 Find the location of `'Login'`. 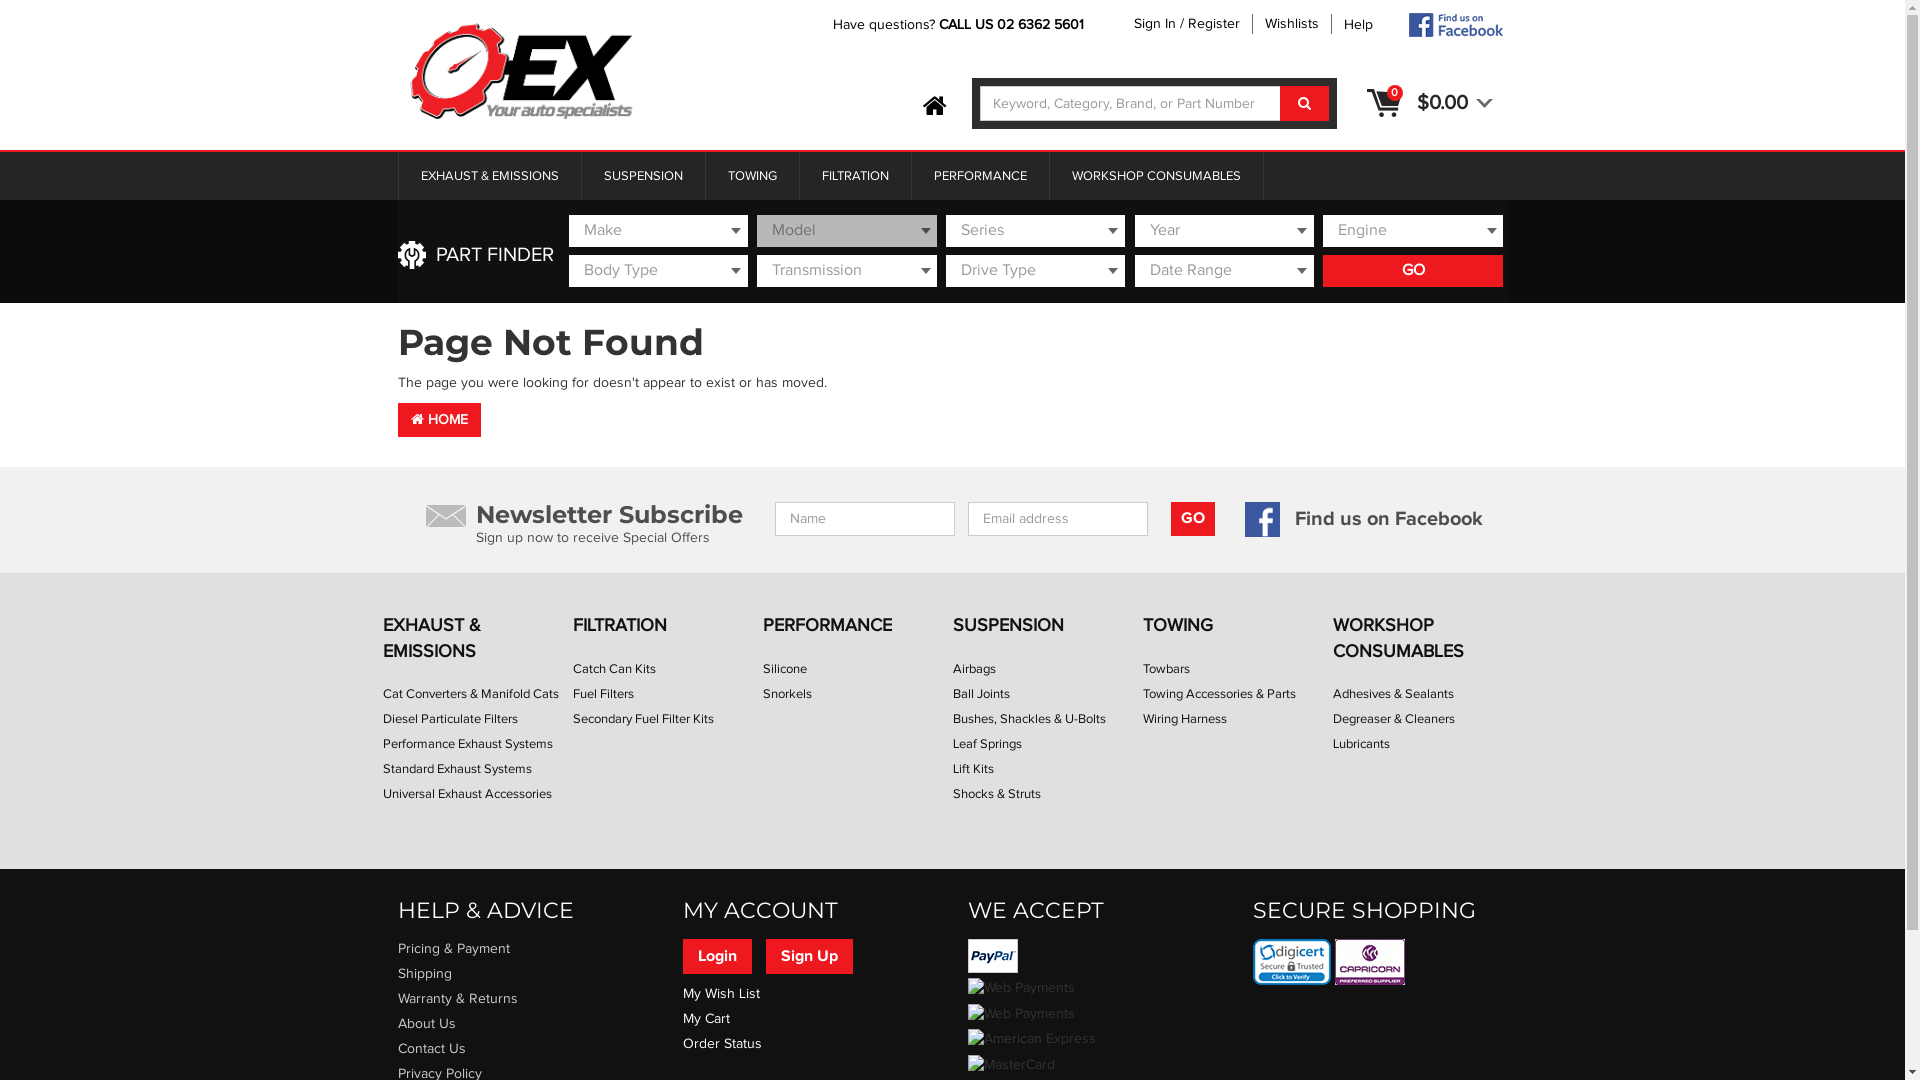

'Login' is located at coordinates (716, 955).